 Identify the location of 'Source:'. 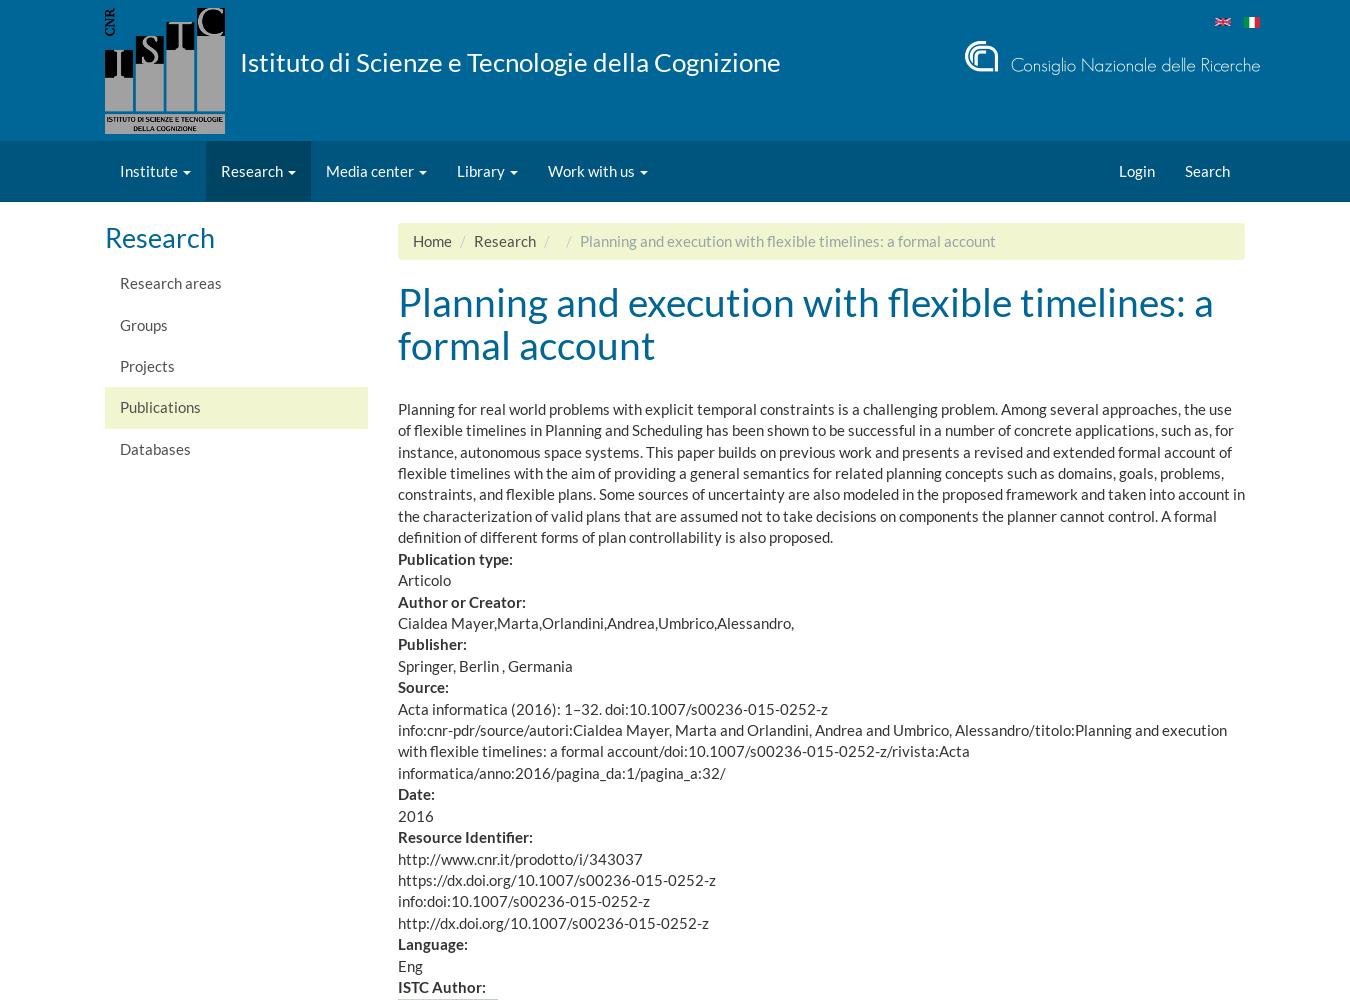
(424, 687).